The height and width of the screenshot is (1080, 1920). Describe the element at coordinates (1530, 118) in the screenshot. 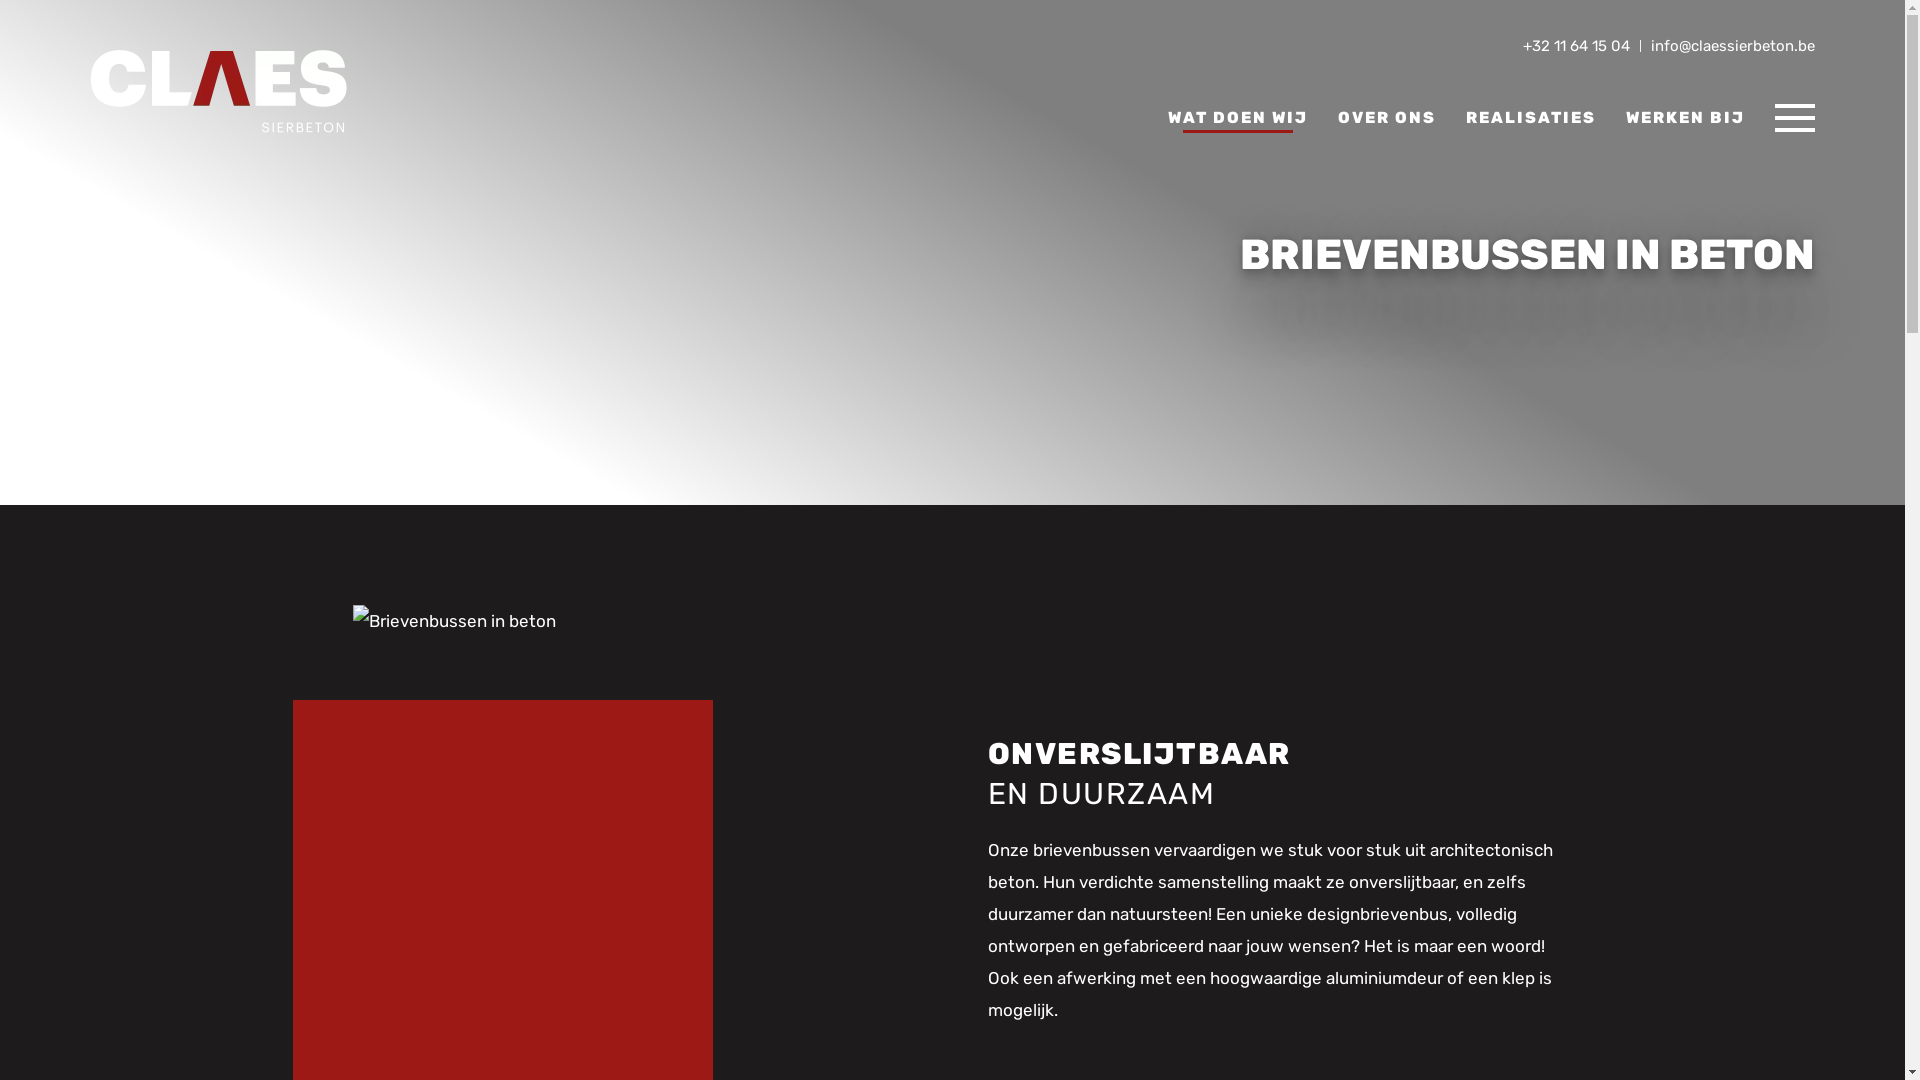

I see `'REALISATIES'` at that location.